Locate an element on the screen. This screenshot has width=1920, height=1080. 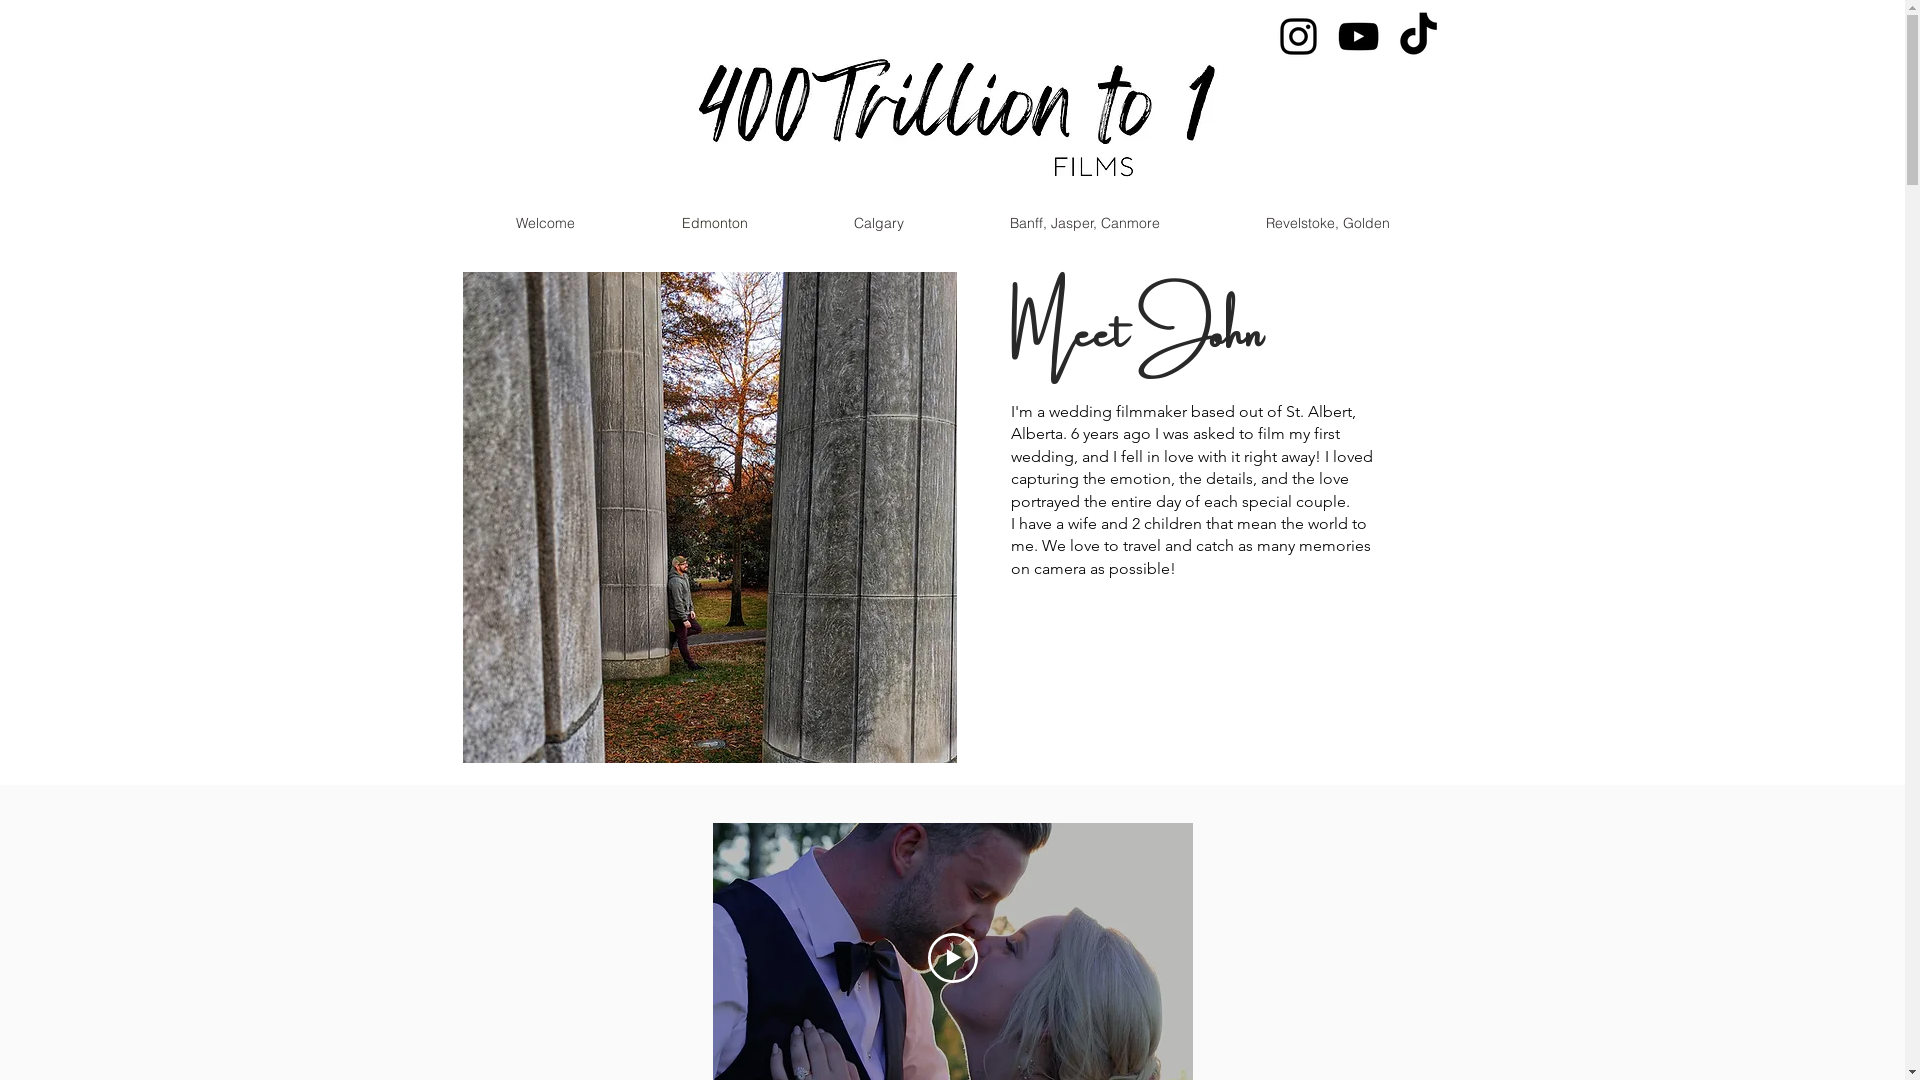
'Revelstoke, Golden' is located at coordinates (1326, 223).